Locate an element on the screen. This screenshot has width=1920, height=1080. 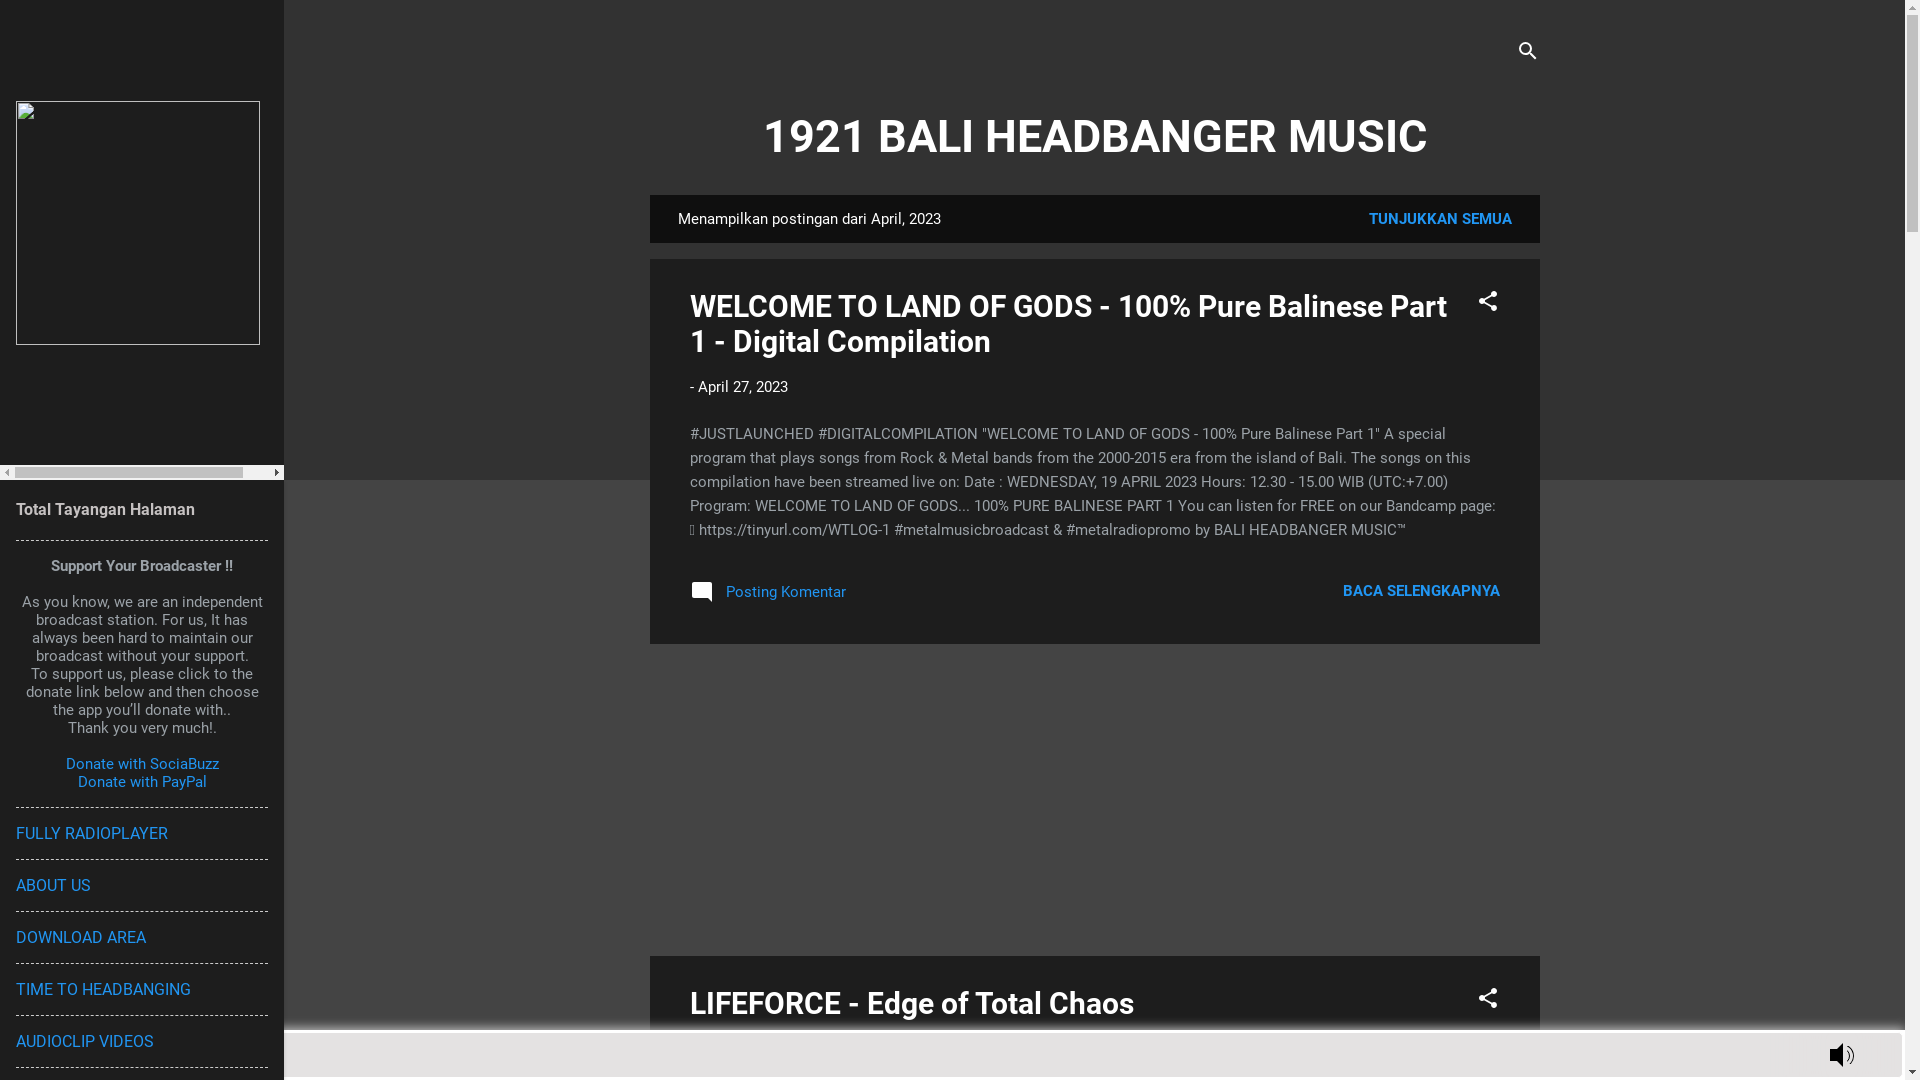
'April 24, 2023' is located at coordinates (697, 1048).